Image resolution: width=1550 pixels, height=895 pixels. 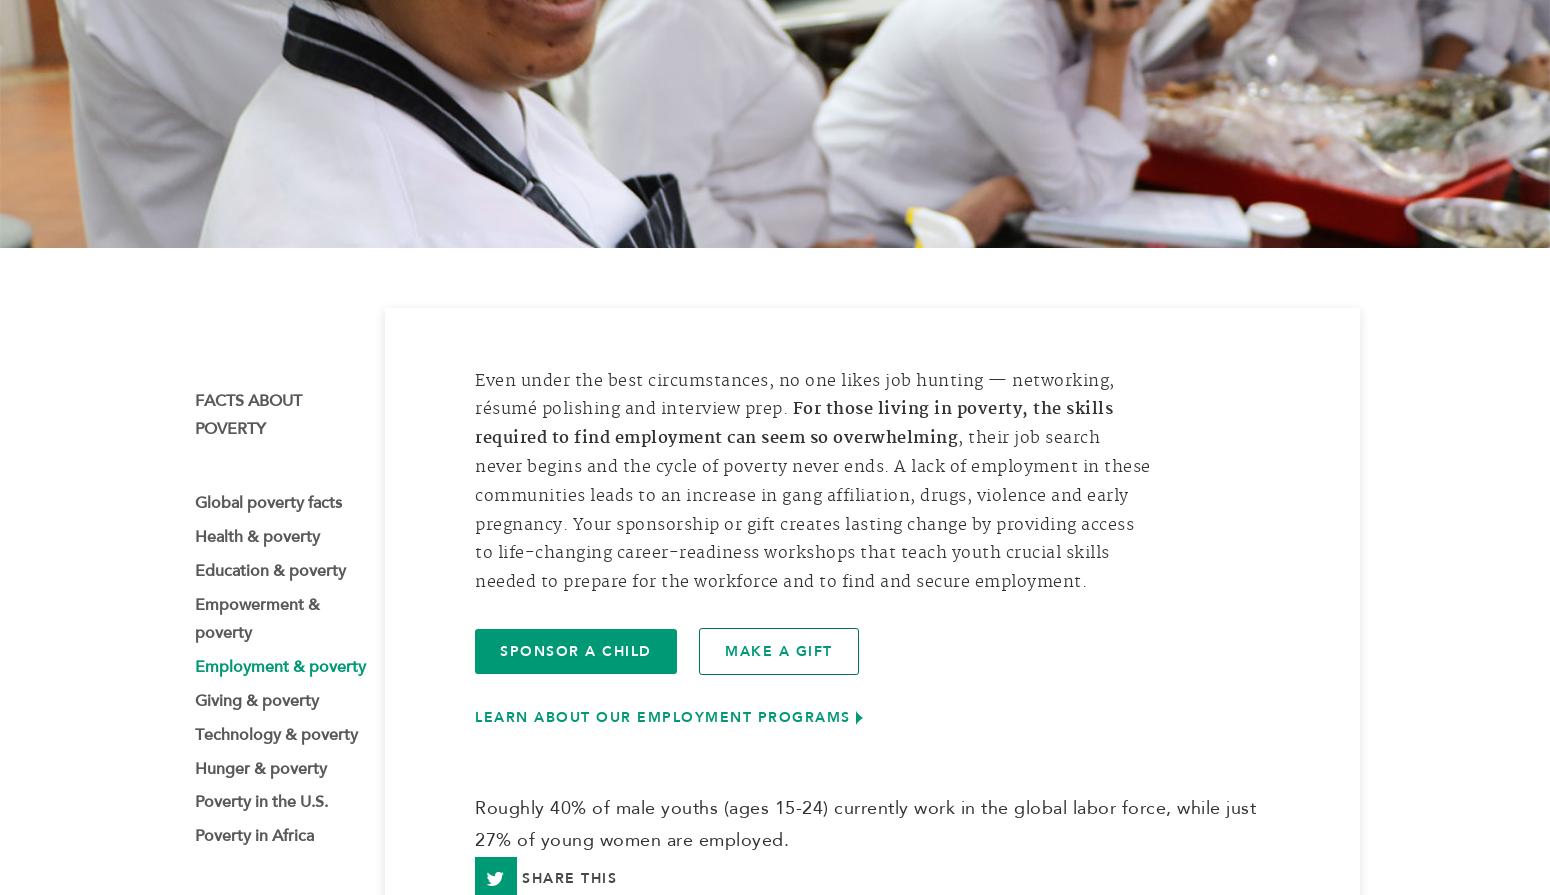 What do you see at coordinates (193, 842) in the screenshot?
I see `'Poverty in Africa'` at bounding box center [193, 842].